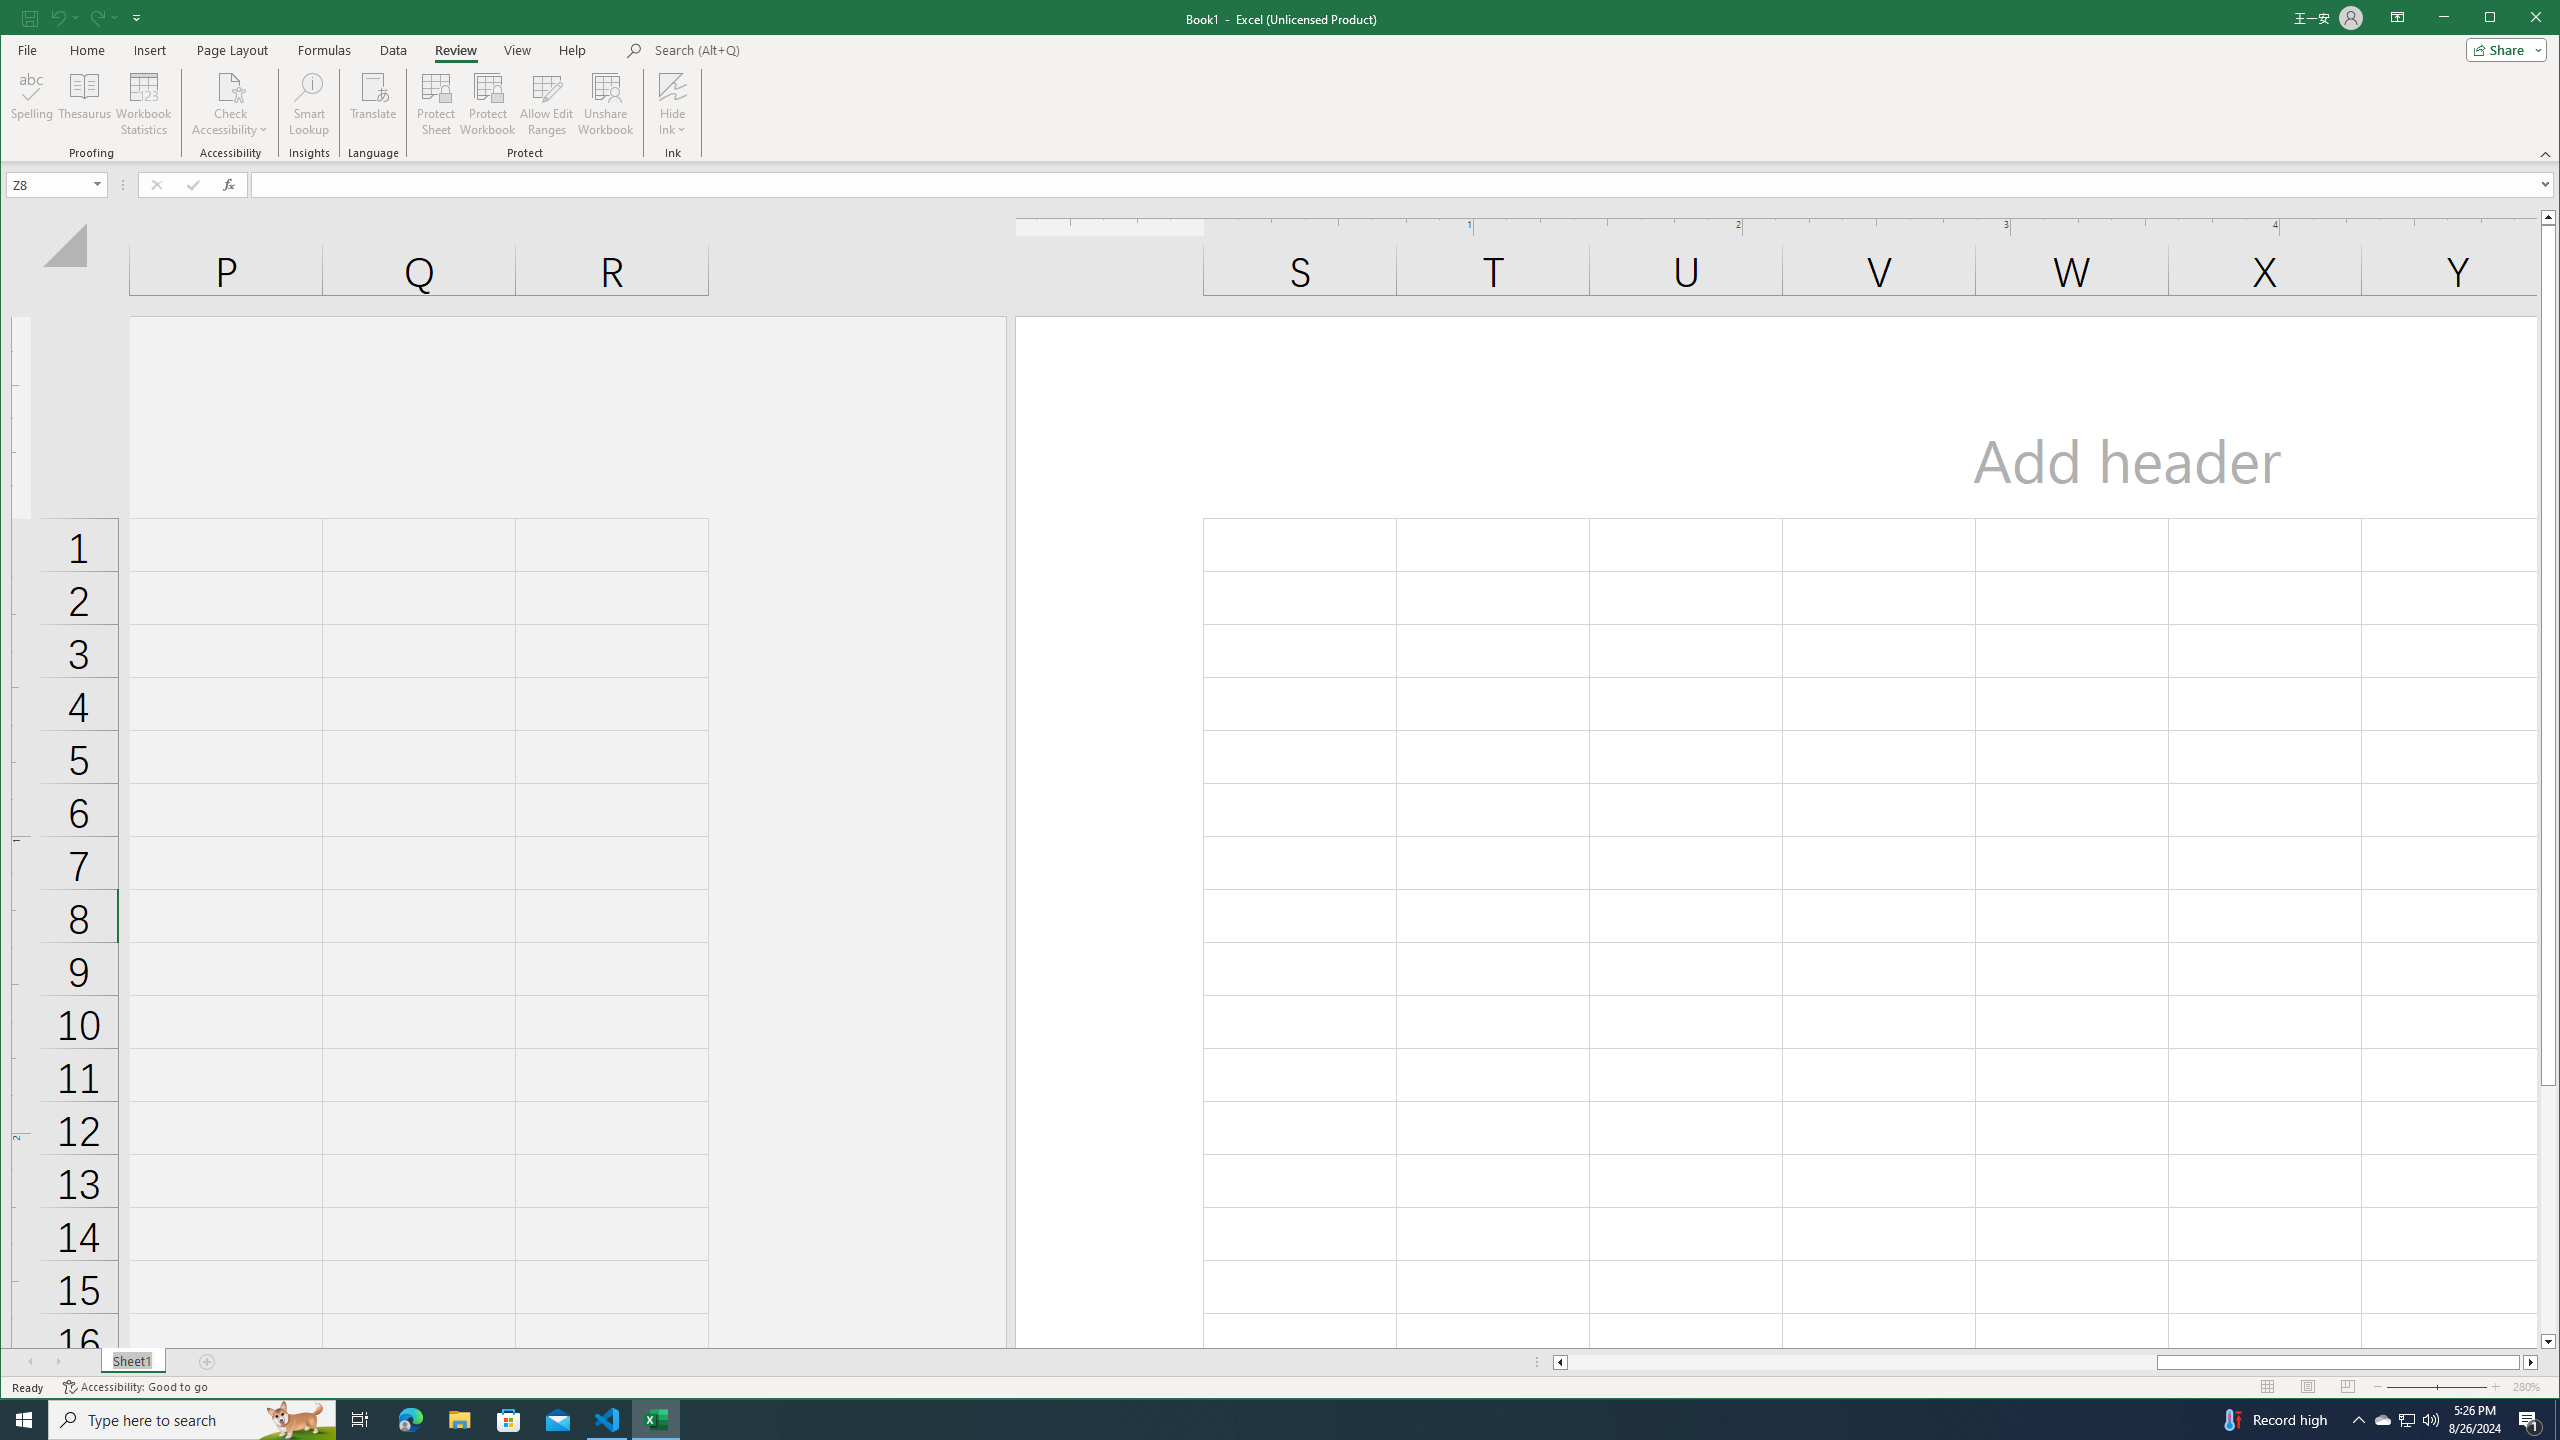 This screenshot has height=1440, width=2560. Describe the element at coordinates (2429, 1418) in the screenshot. I see `'Q2790: 100%'` at that location.